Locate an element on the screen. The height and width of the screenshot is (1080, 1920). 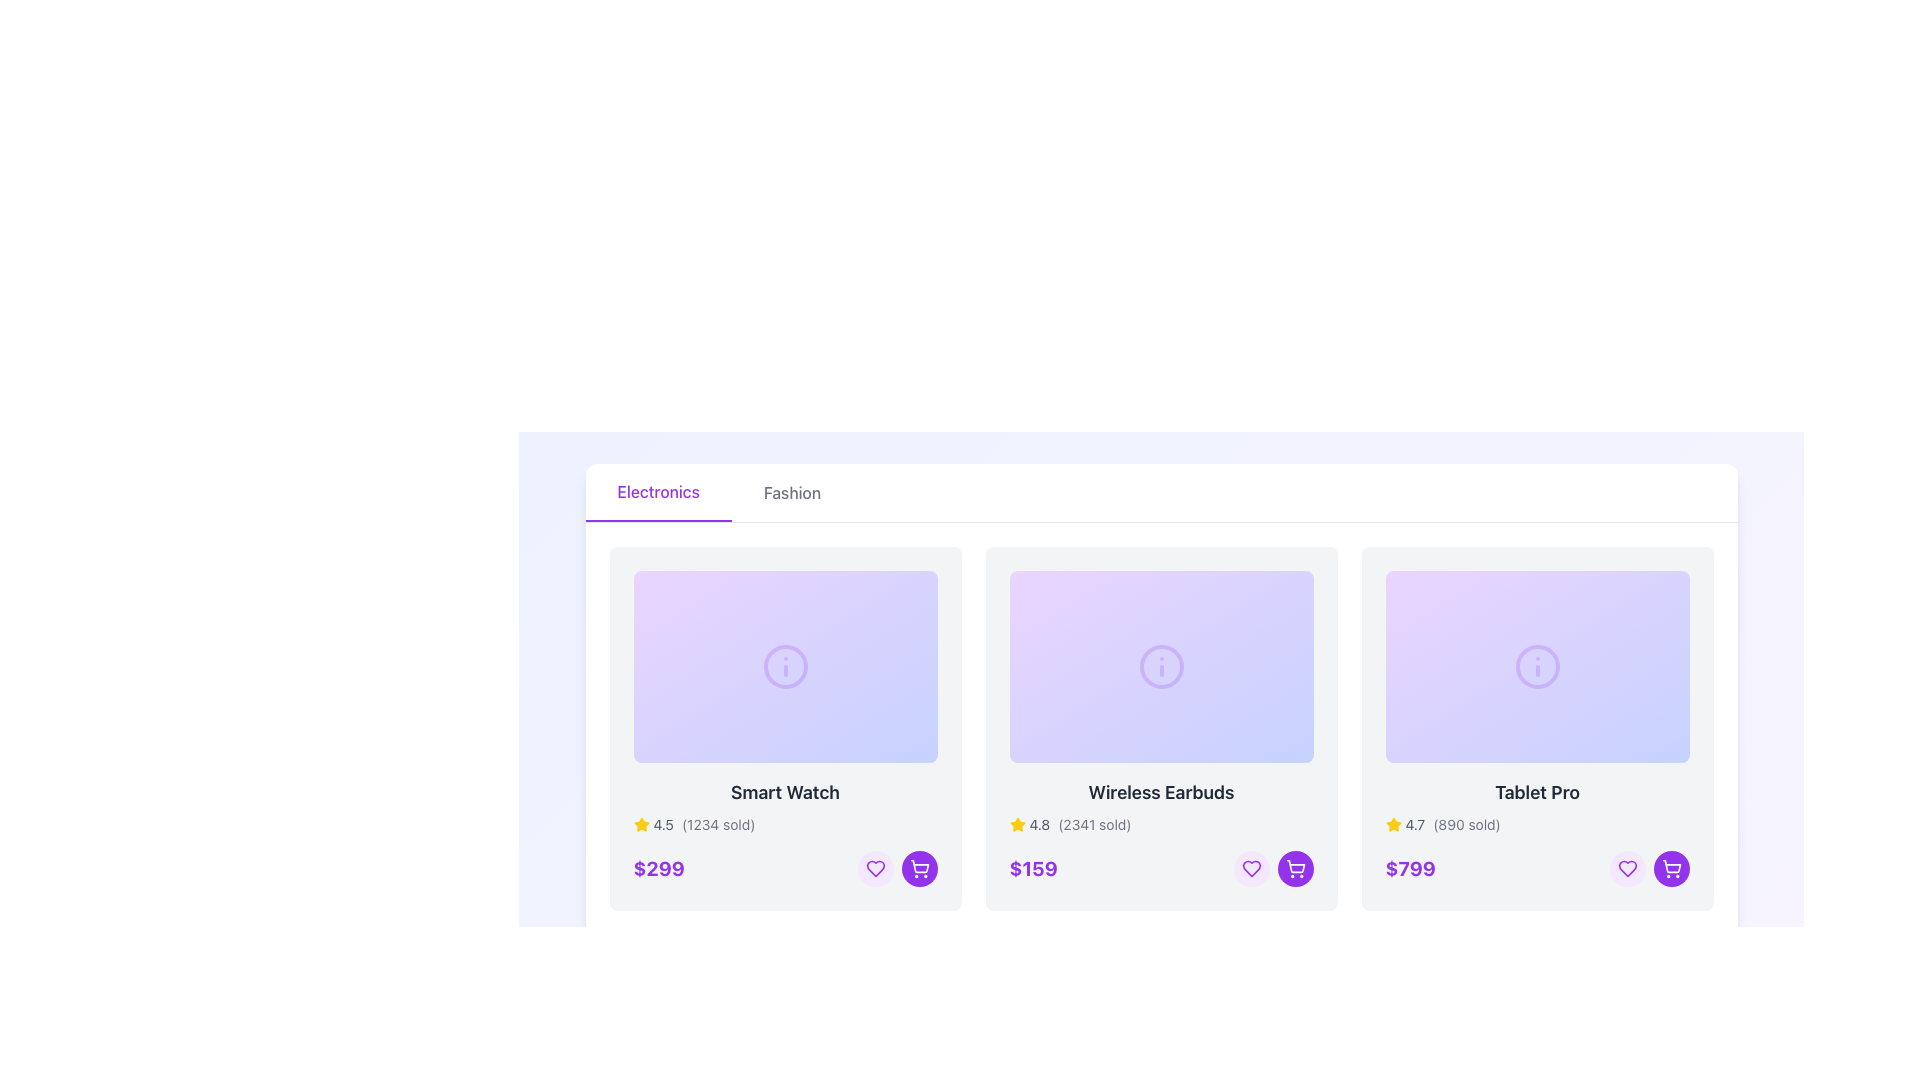
the shopping cart button for the 'Tablet Pro' product is located at coordinates (1649, 867).